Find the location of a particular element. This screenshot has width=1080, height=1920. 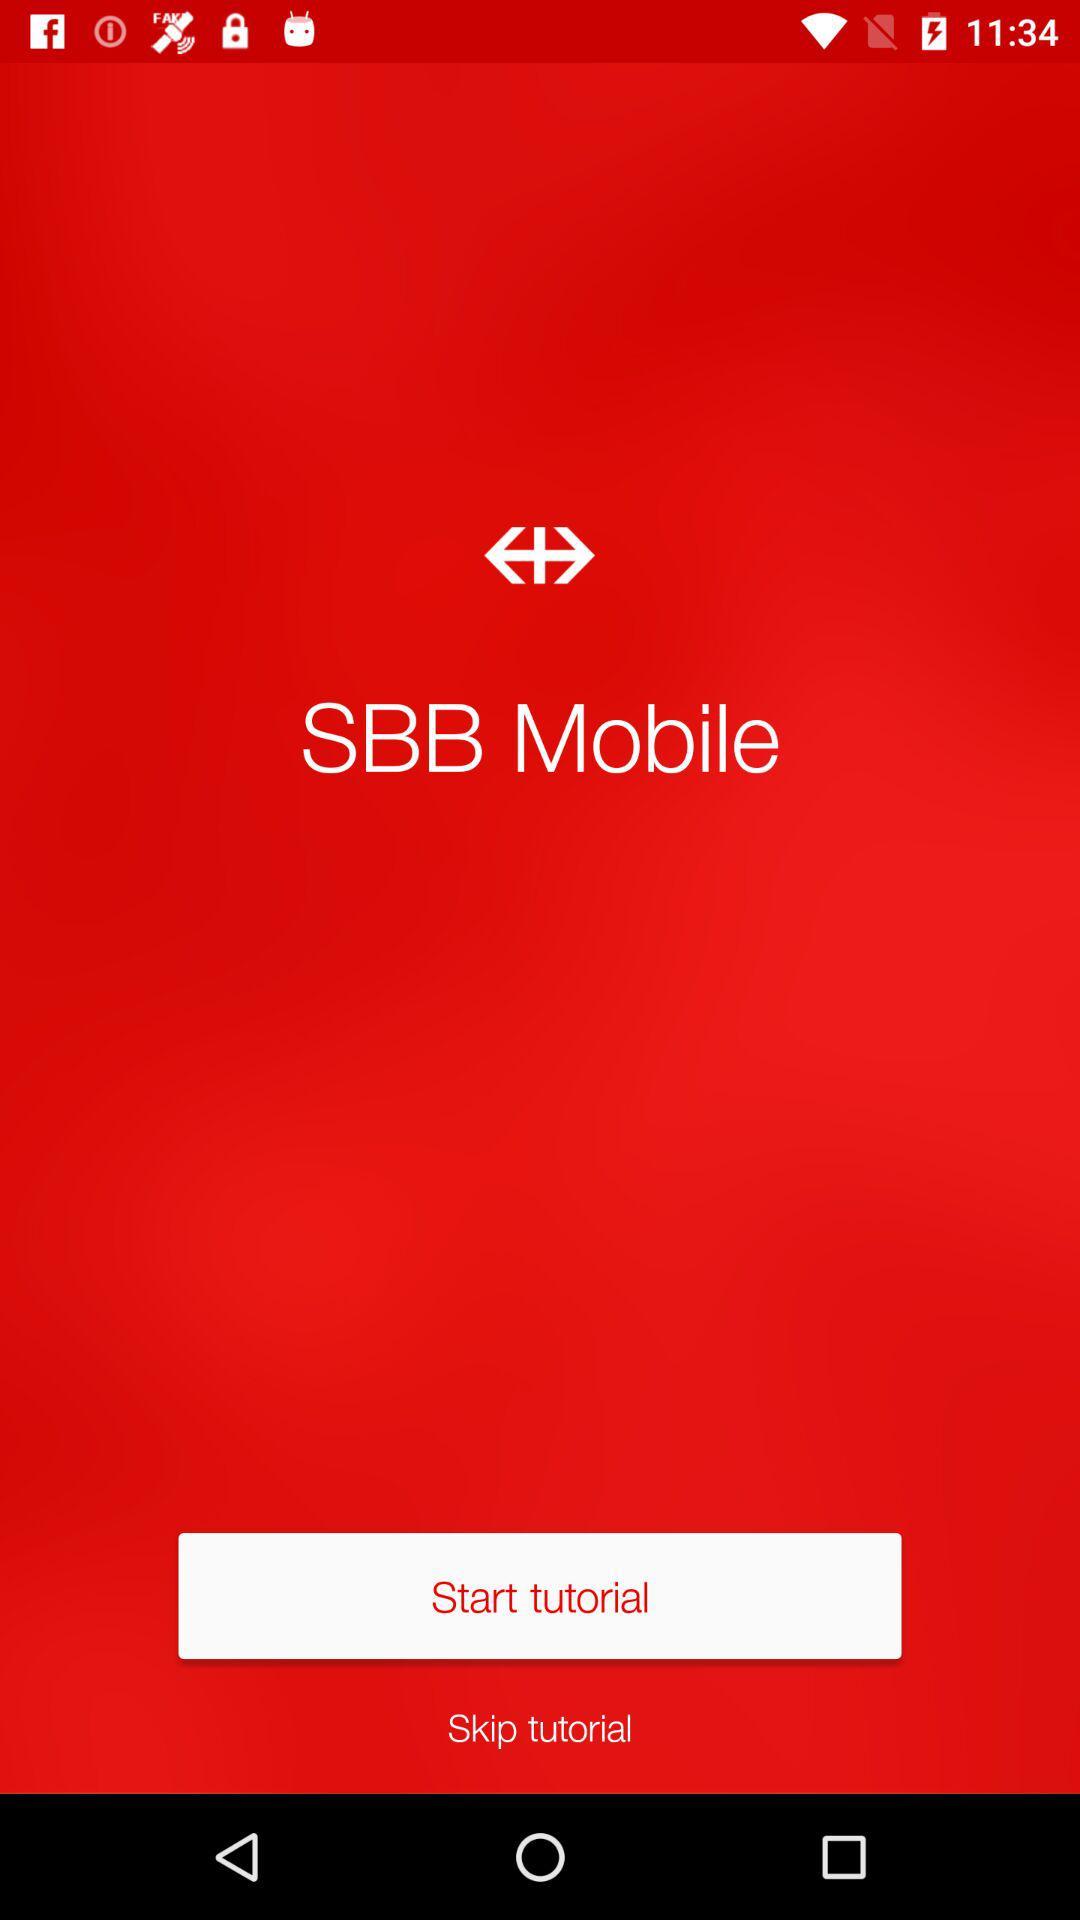

item below sbb mobile icon is located at coordinates (540, 1594).